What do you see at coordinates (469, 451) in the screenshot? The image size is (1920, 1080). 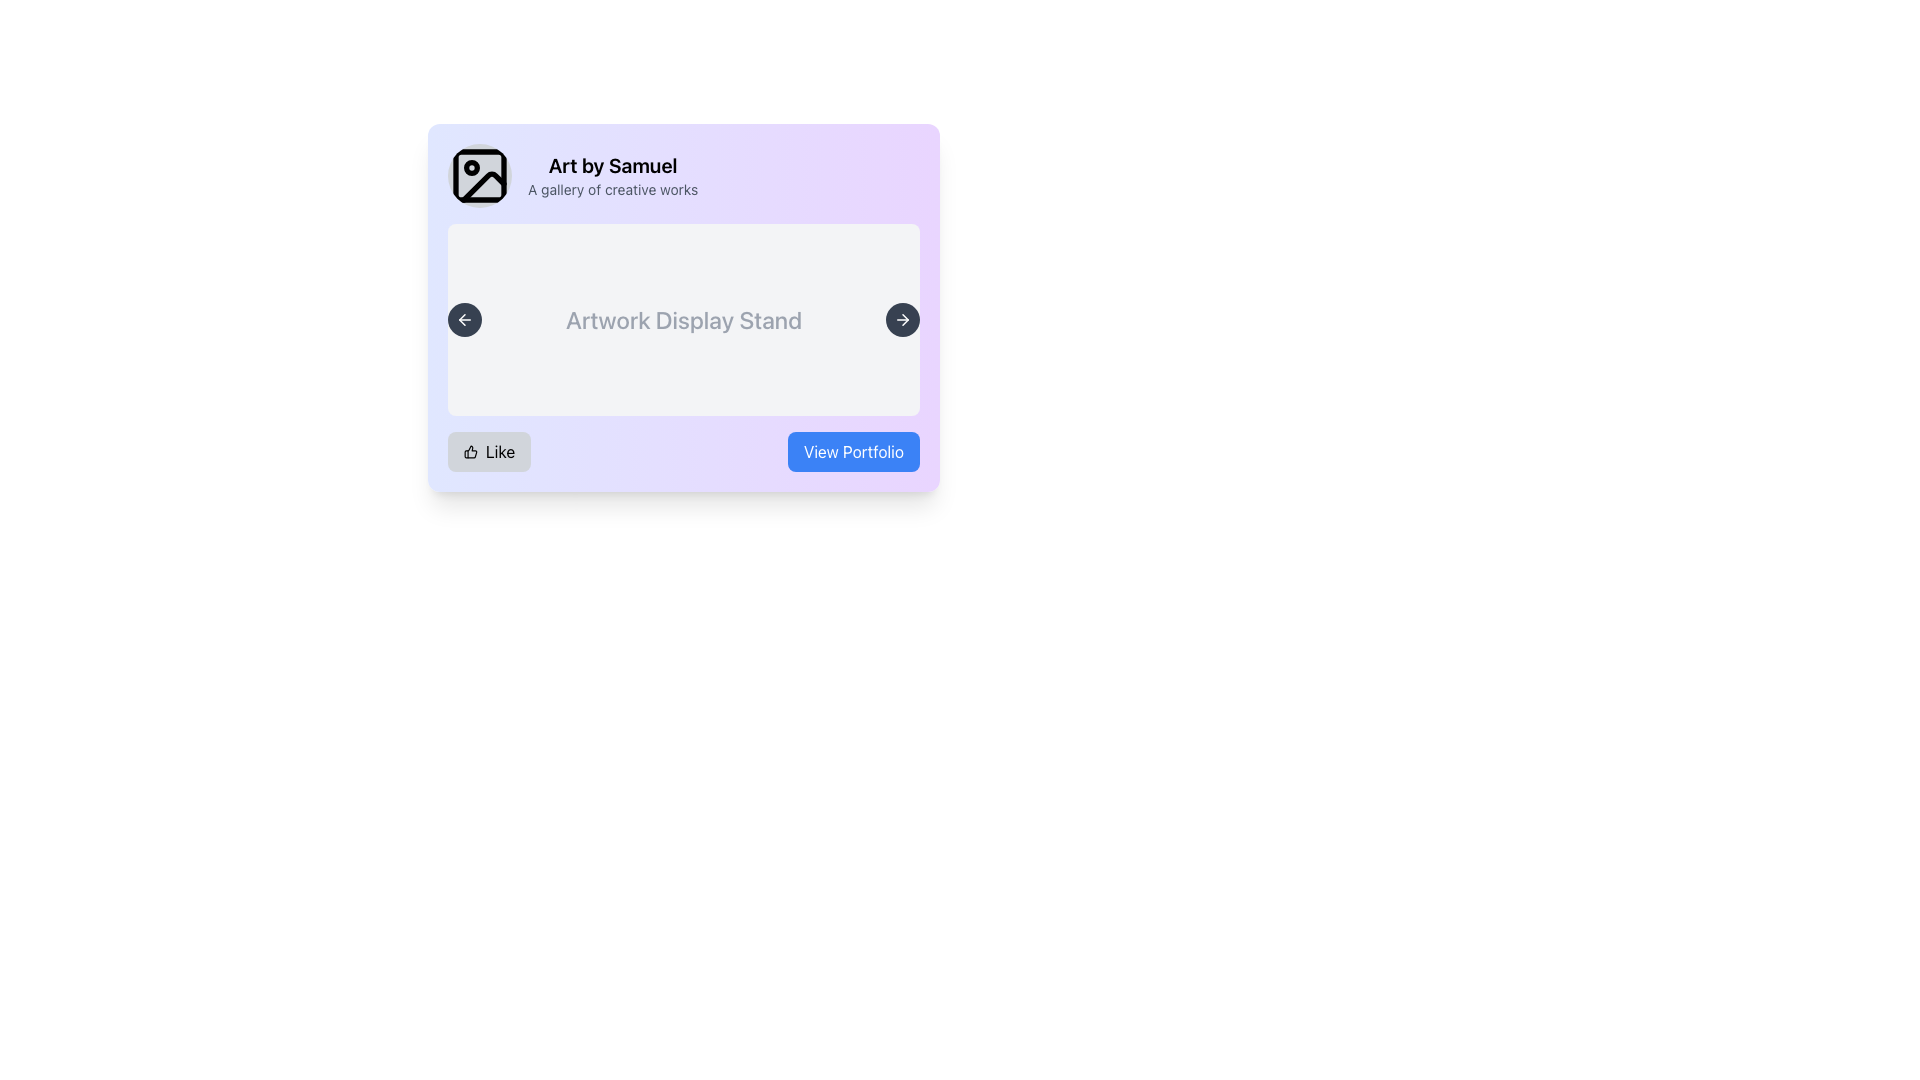 I see `the thumbs-up icon within the 'Like' button located at the bottom-left area of the card component` at bounding box center [469, 451].